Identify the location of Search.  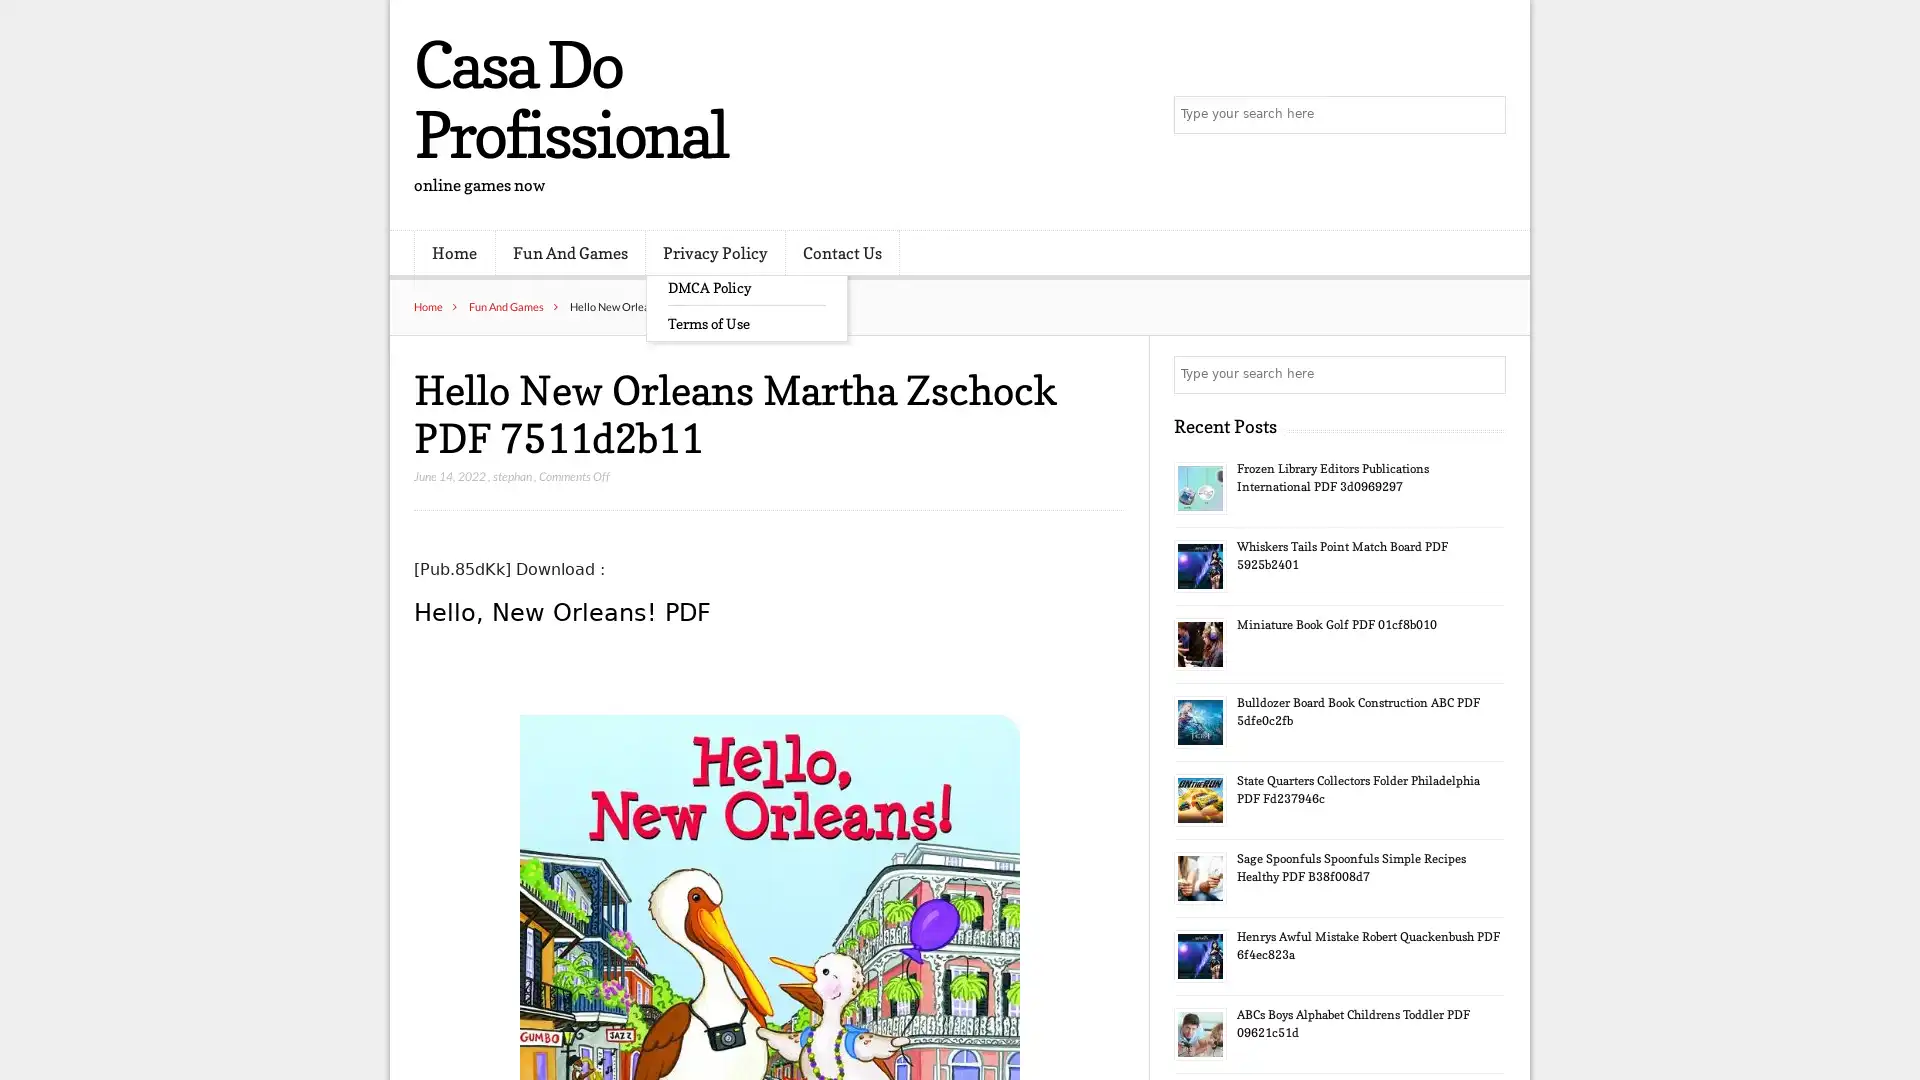
(1485, 115).